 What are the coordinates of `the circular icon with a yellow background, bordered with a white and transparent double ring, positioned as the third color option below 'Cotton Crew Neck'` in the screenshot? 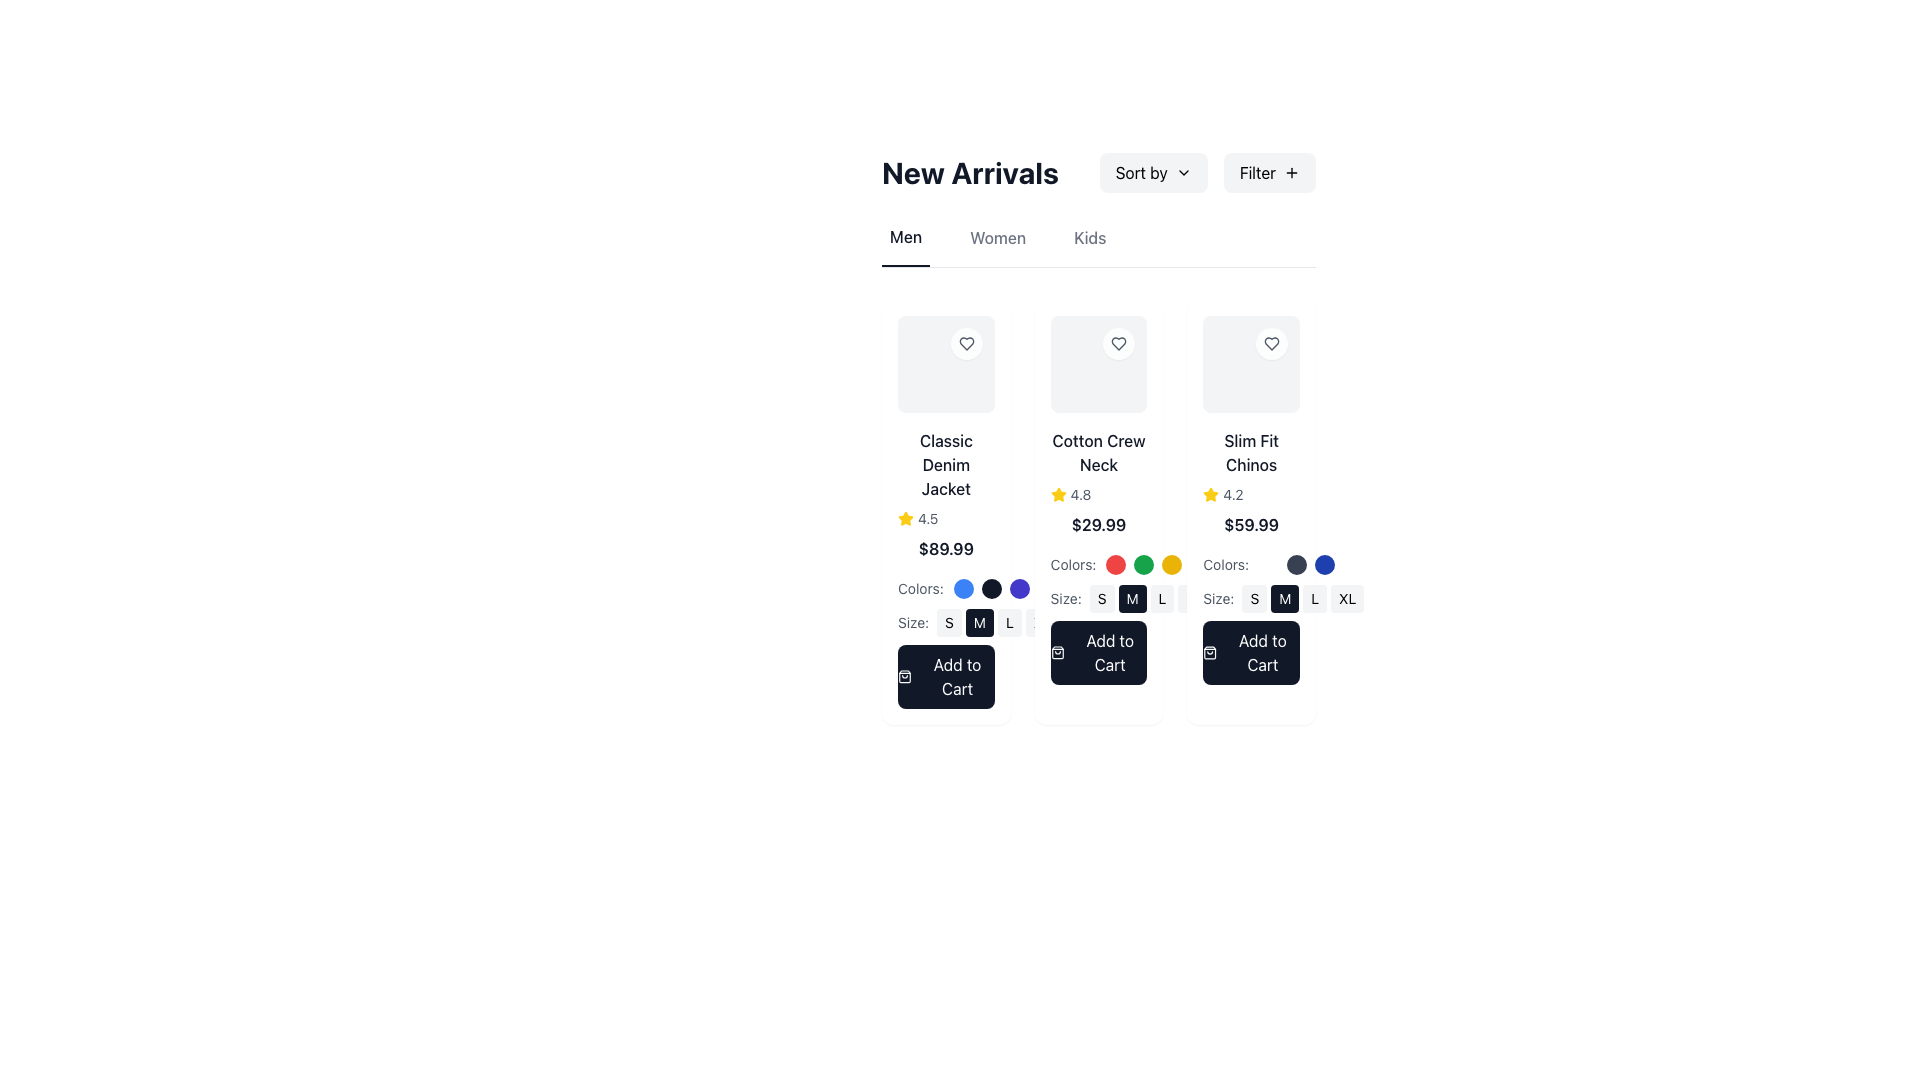 It's located at (1172, 564).